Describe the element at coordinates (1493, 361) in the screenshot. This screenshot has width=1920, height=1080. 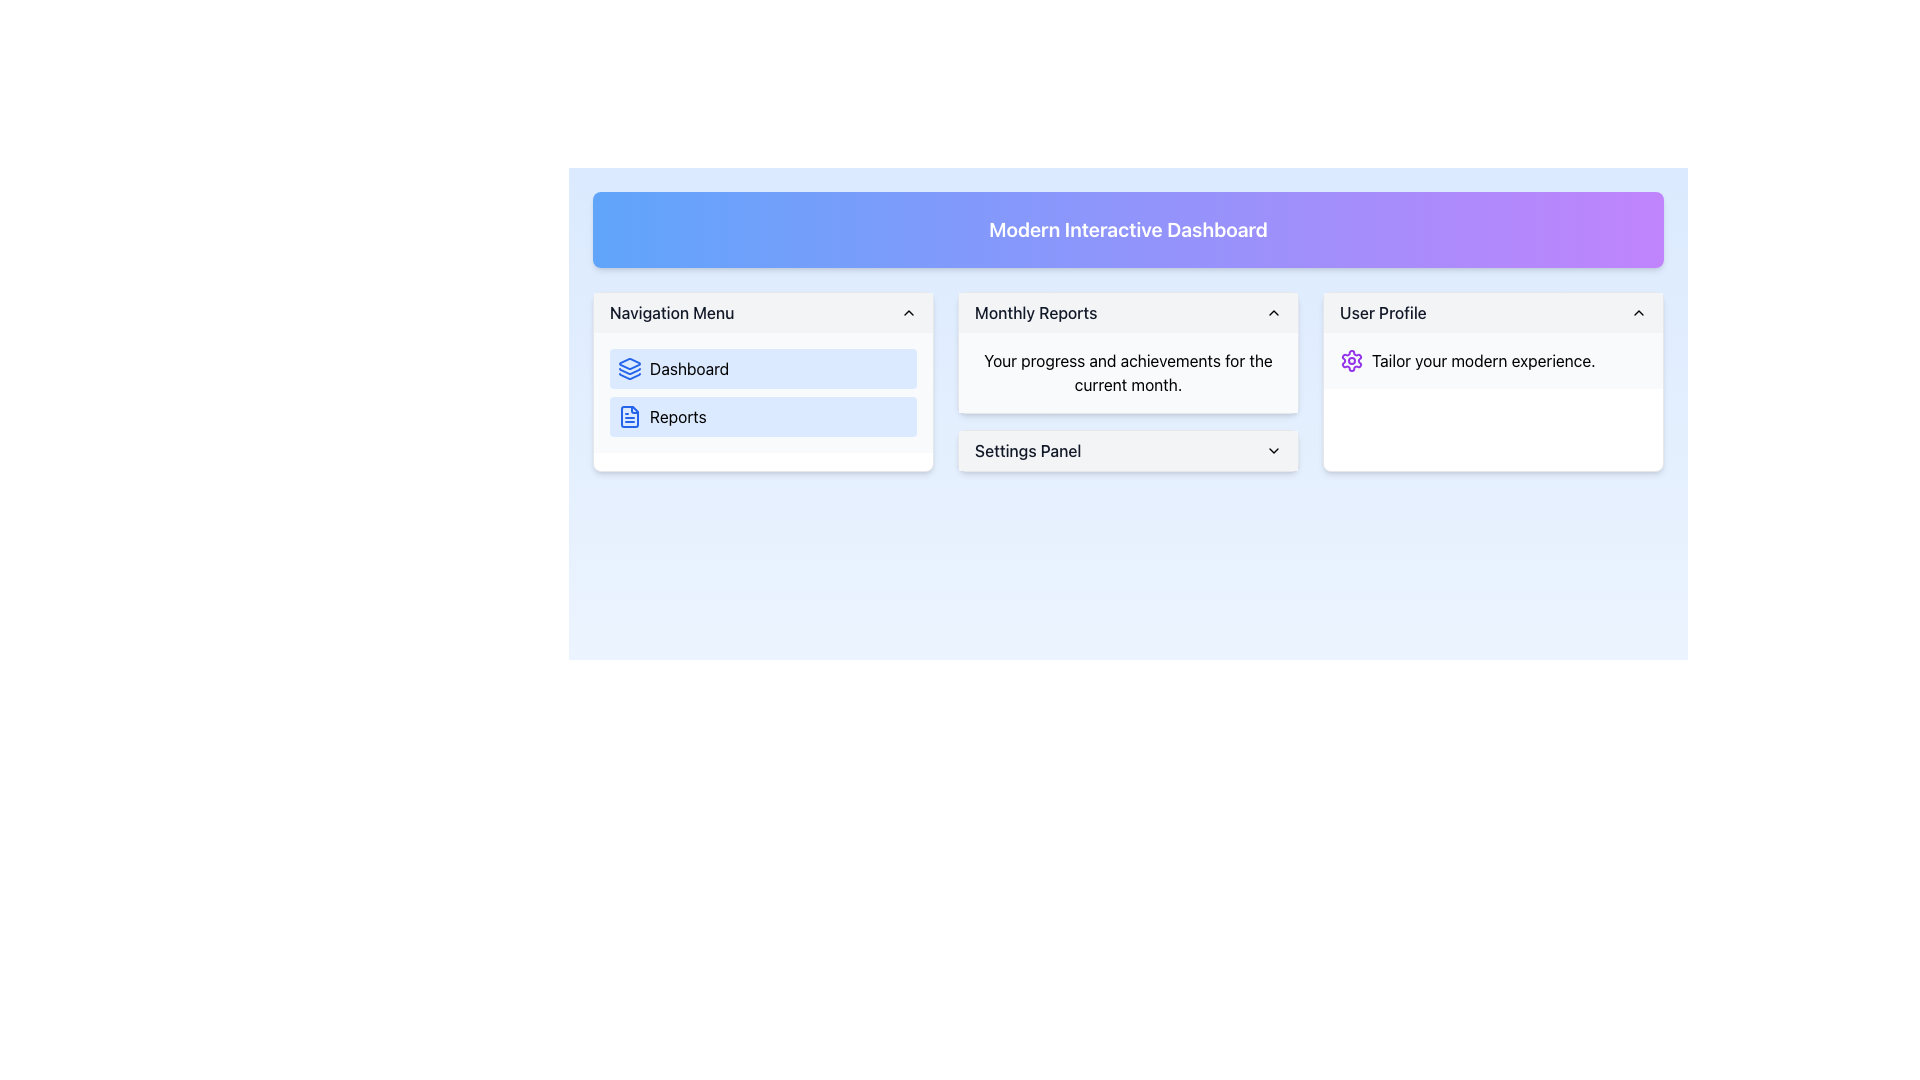
I see `the content box displaying 'Tailor your modern experience.' in the User Profile card located in the top-right section of the interface` at that location.